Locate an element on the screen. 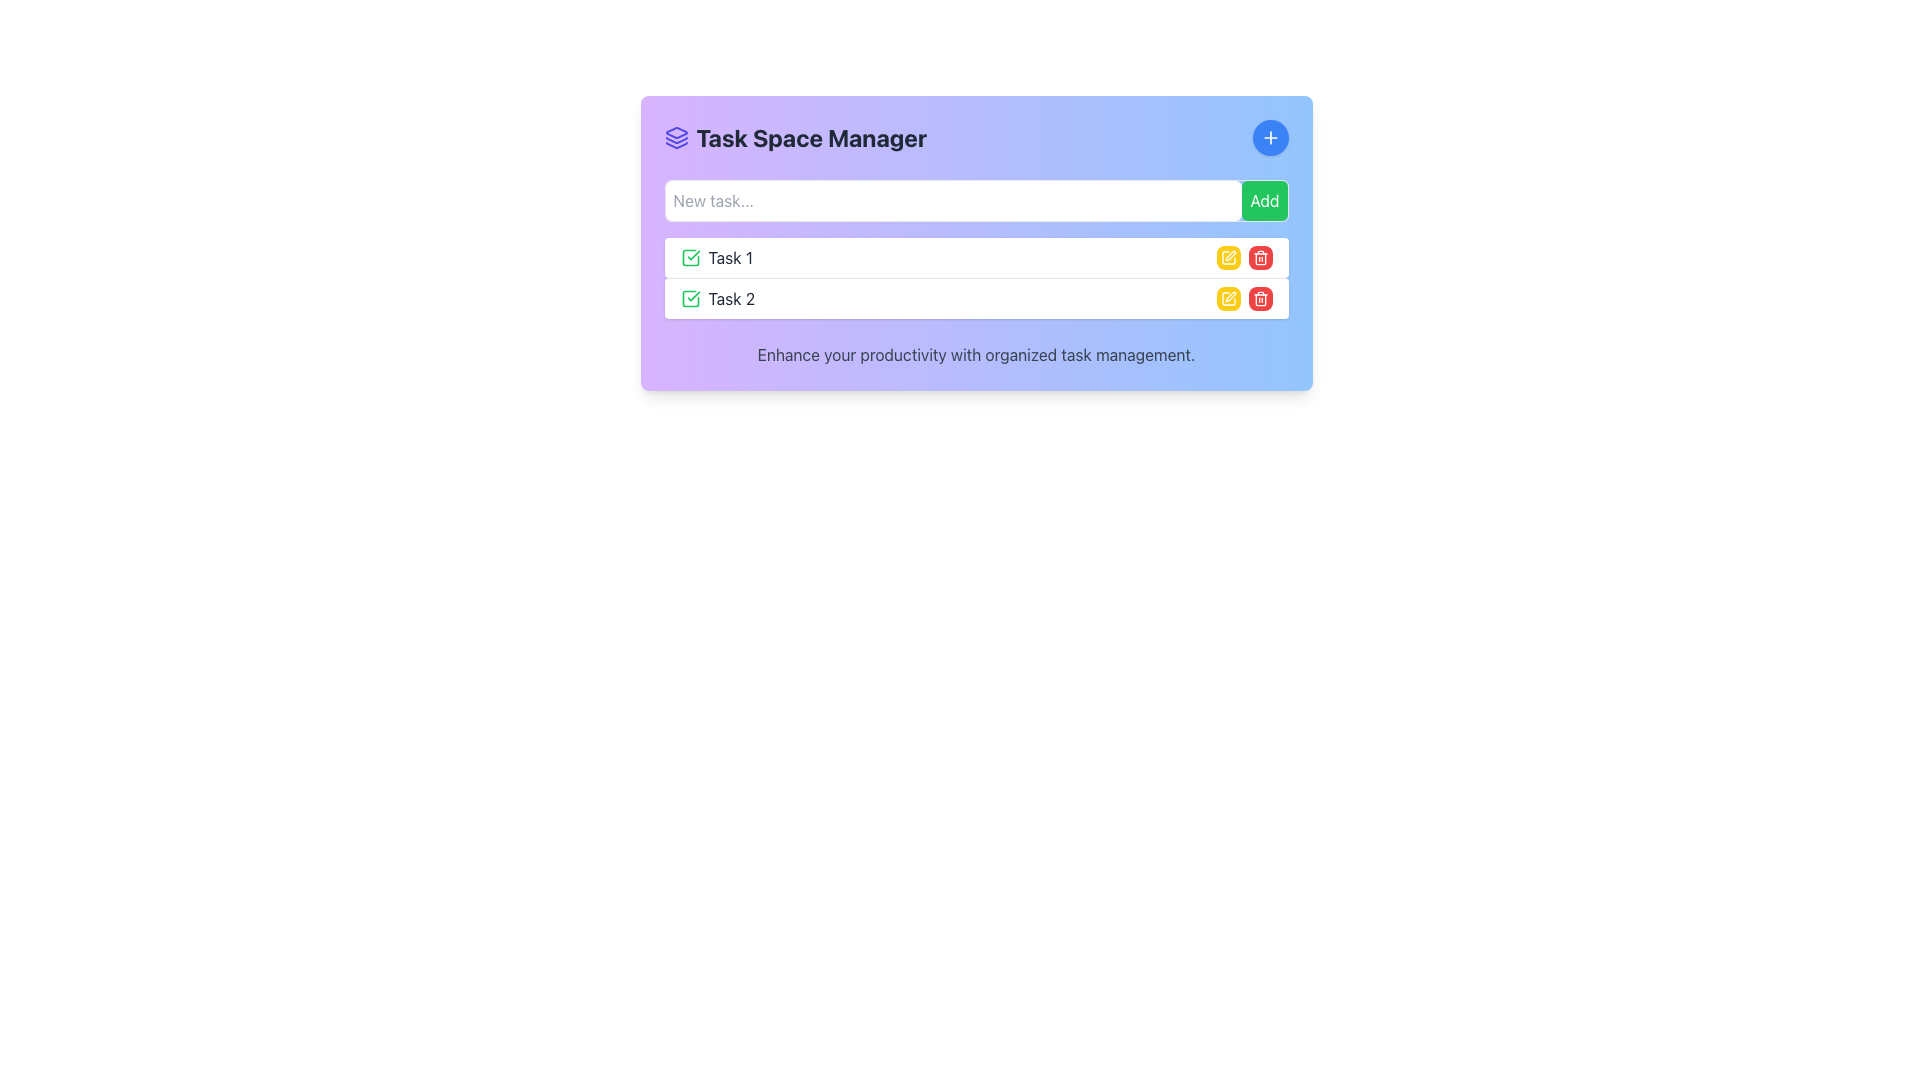 The width and height of the screenshot is (1920, 1080). the vibrant red button with a white trash can icon is located at coordinates (1259, 299).